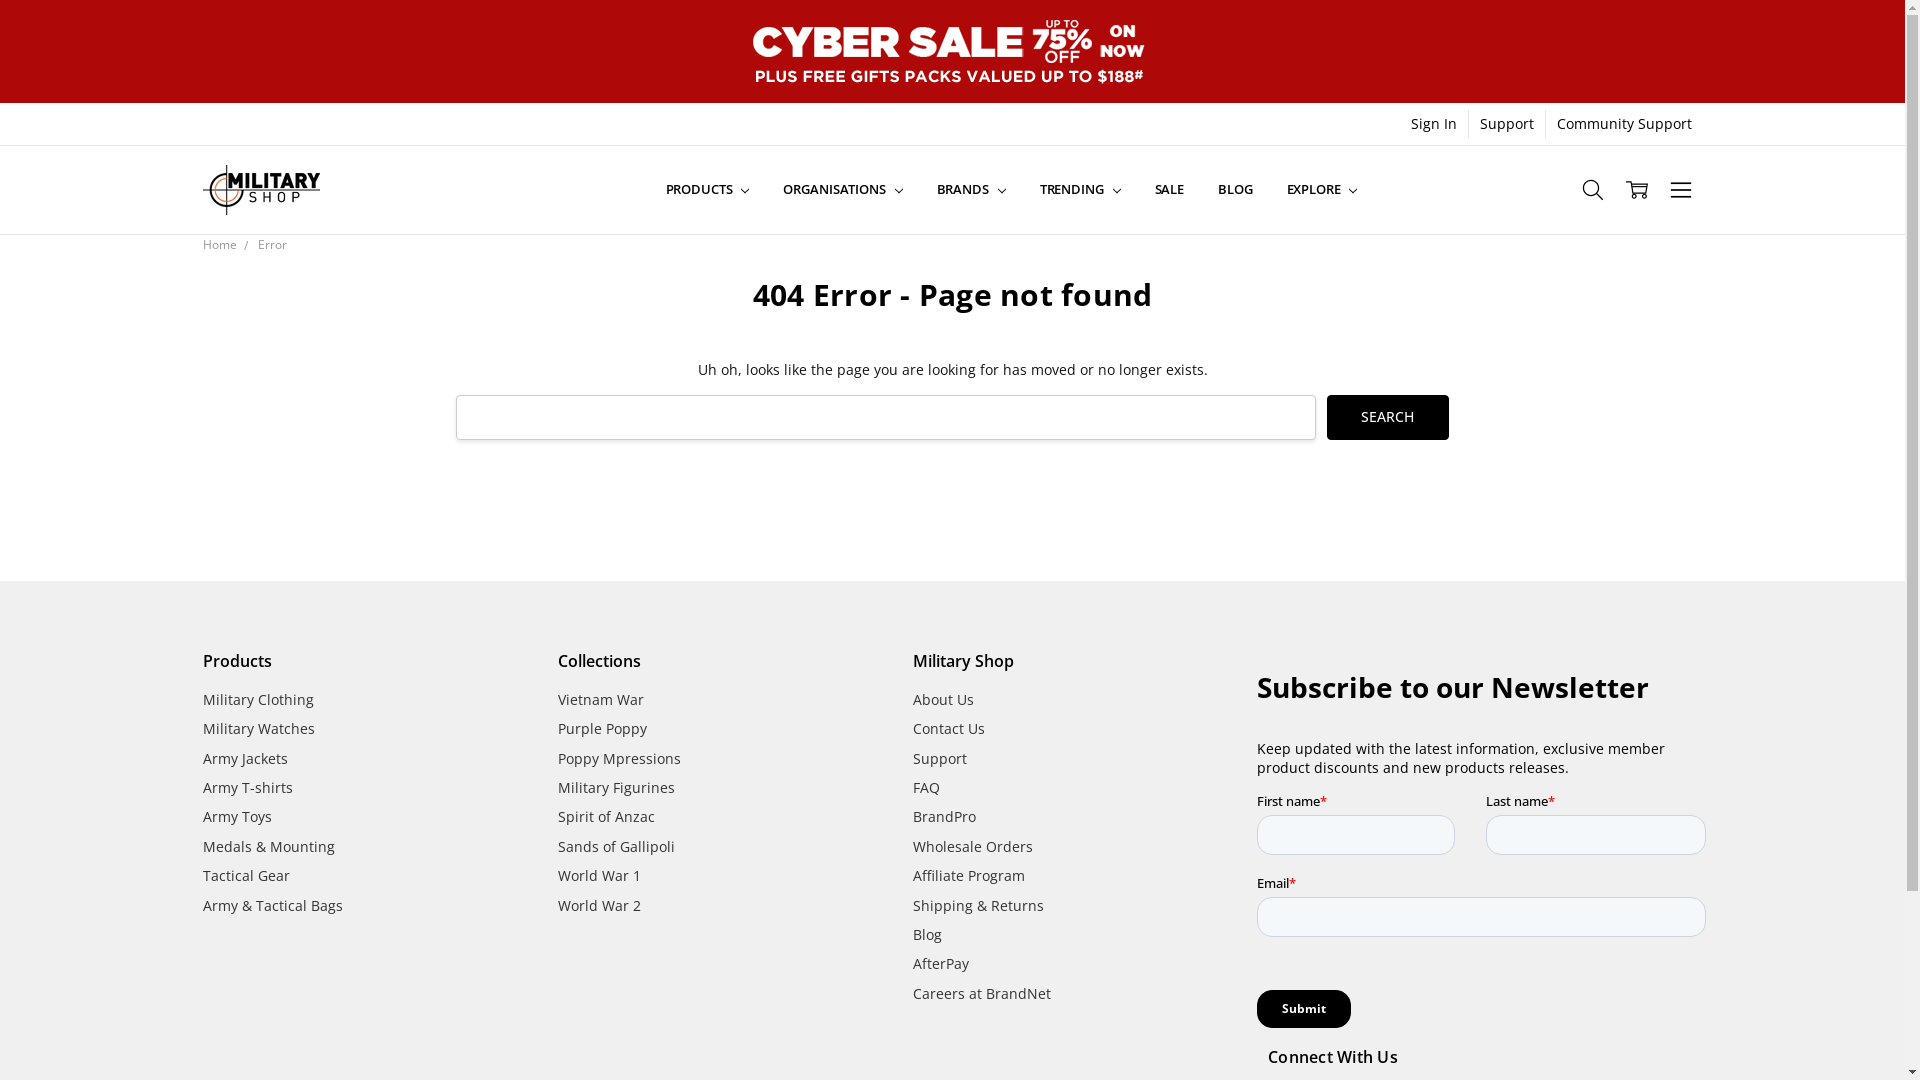 The width and height of the screenshot is (1920, 1080). Describe the element at coordinates (1169, 189) in the screenshot. I see `'SALE'` at that location.